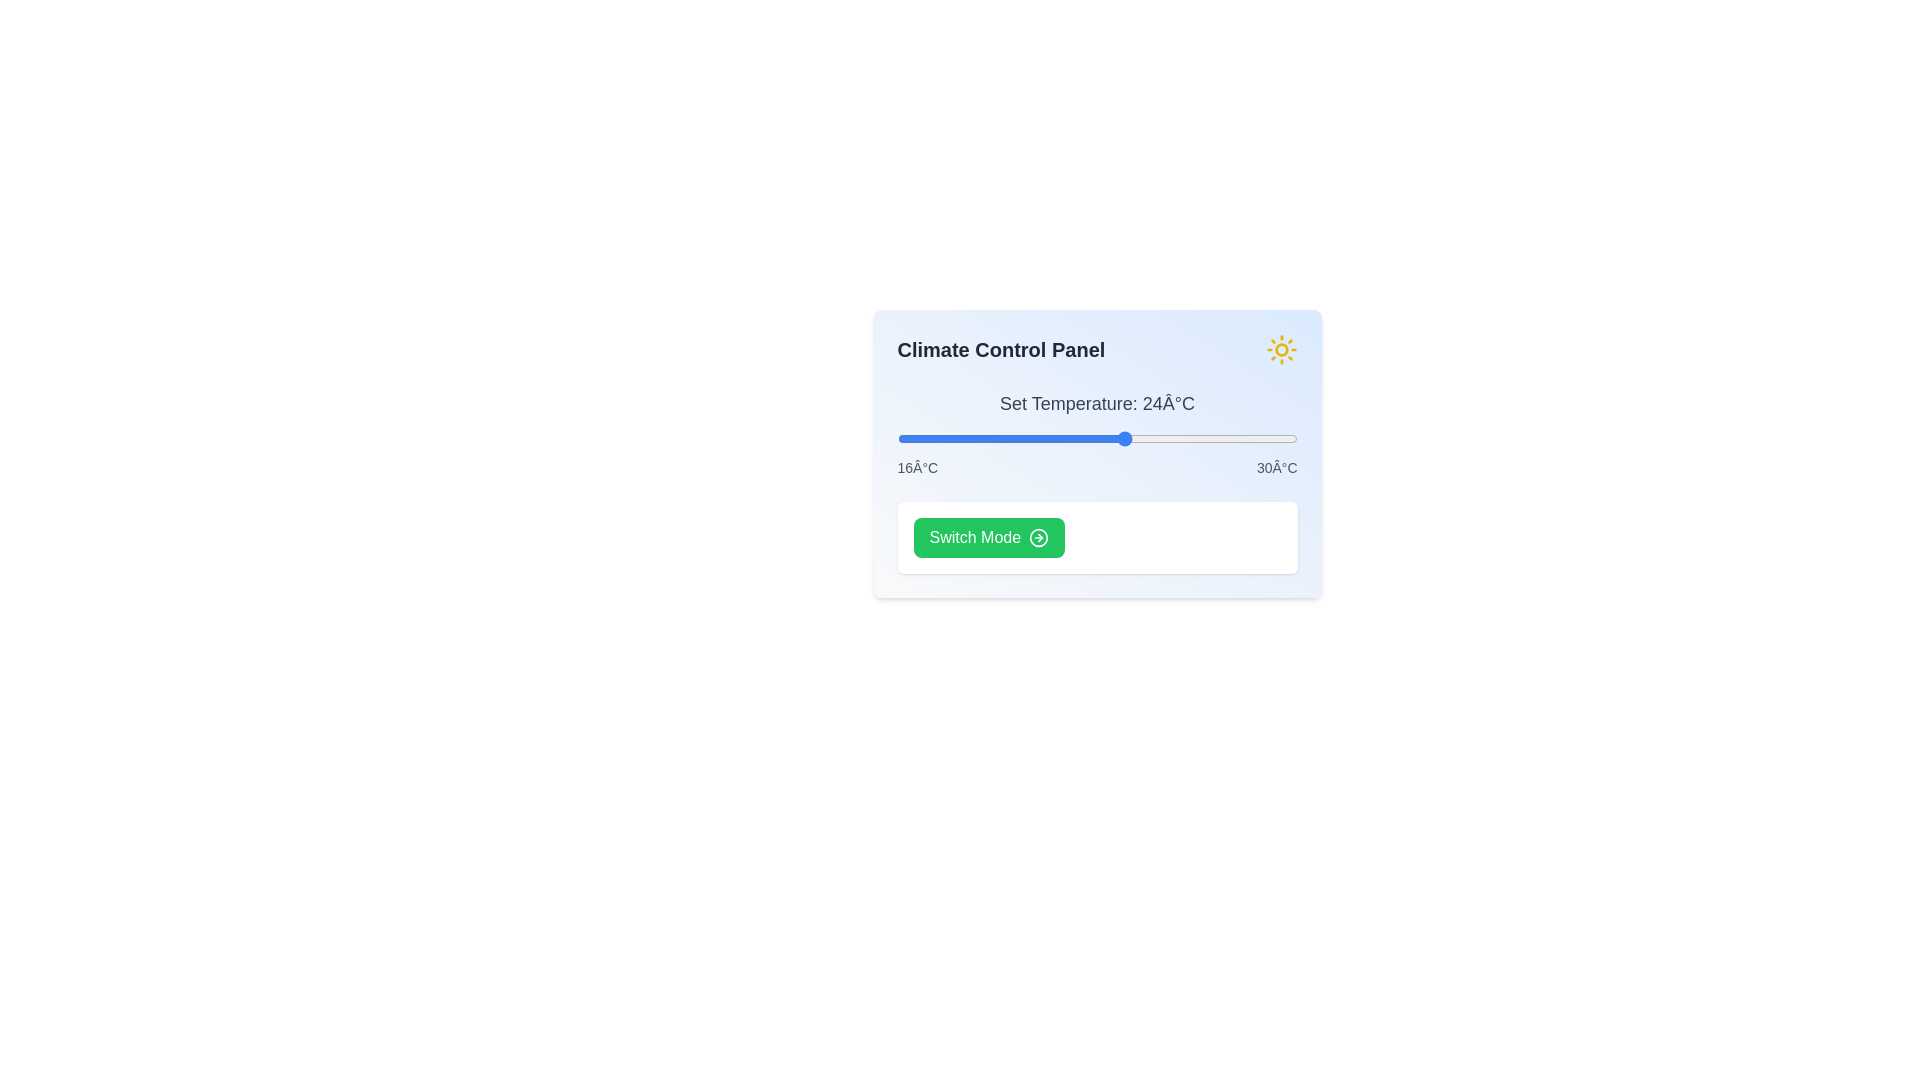 The image size is (1920, 1080). What do you see at coordinates (983, 438) in the screenshot?
I see `the temperature` at bounding box center [983, 438].